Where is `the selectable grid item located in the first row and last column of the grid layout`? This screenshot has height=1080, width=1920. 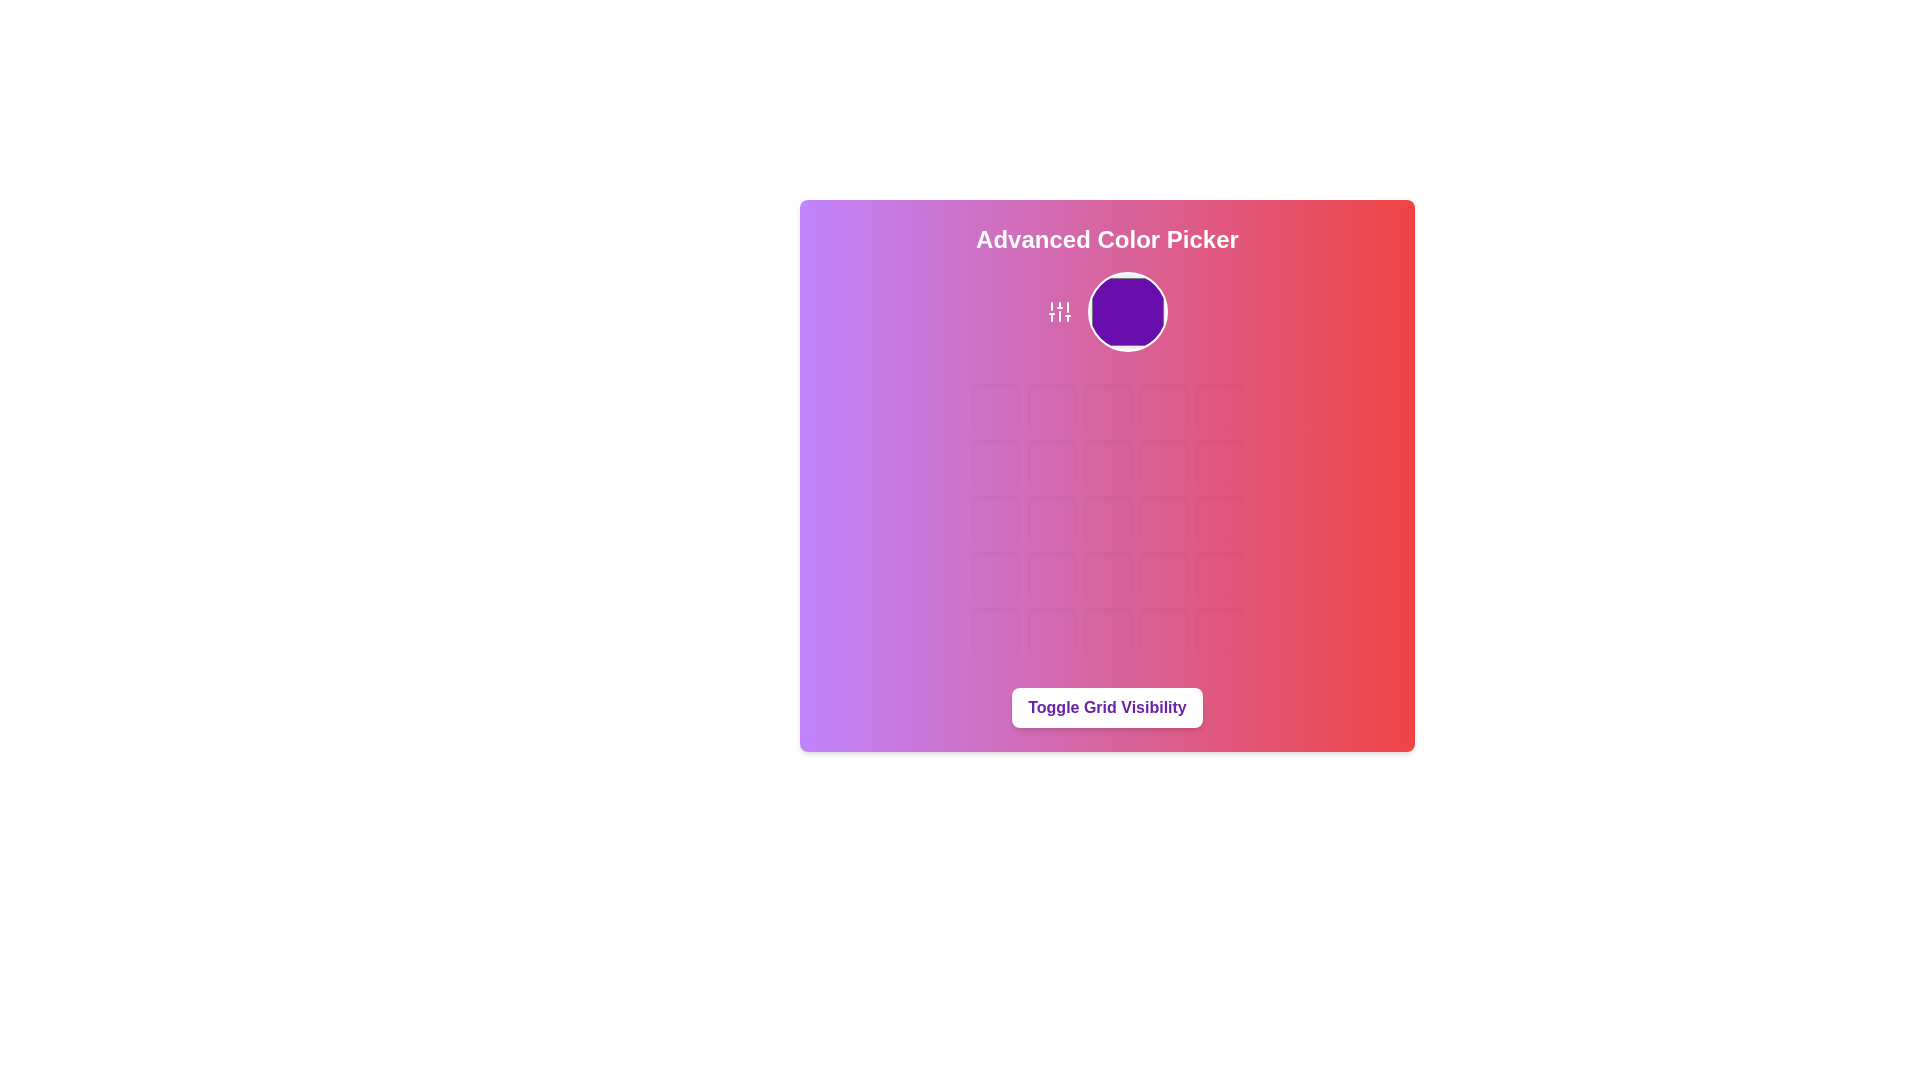 the selectable grid item located in the first row and last column of the grid layout is located at coordinates (1218, 407).